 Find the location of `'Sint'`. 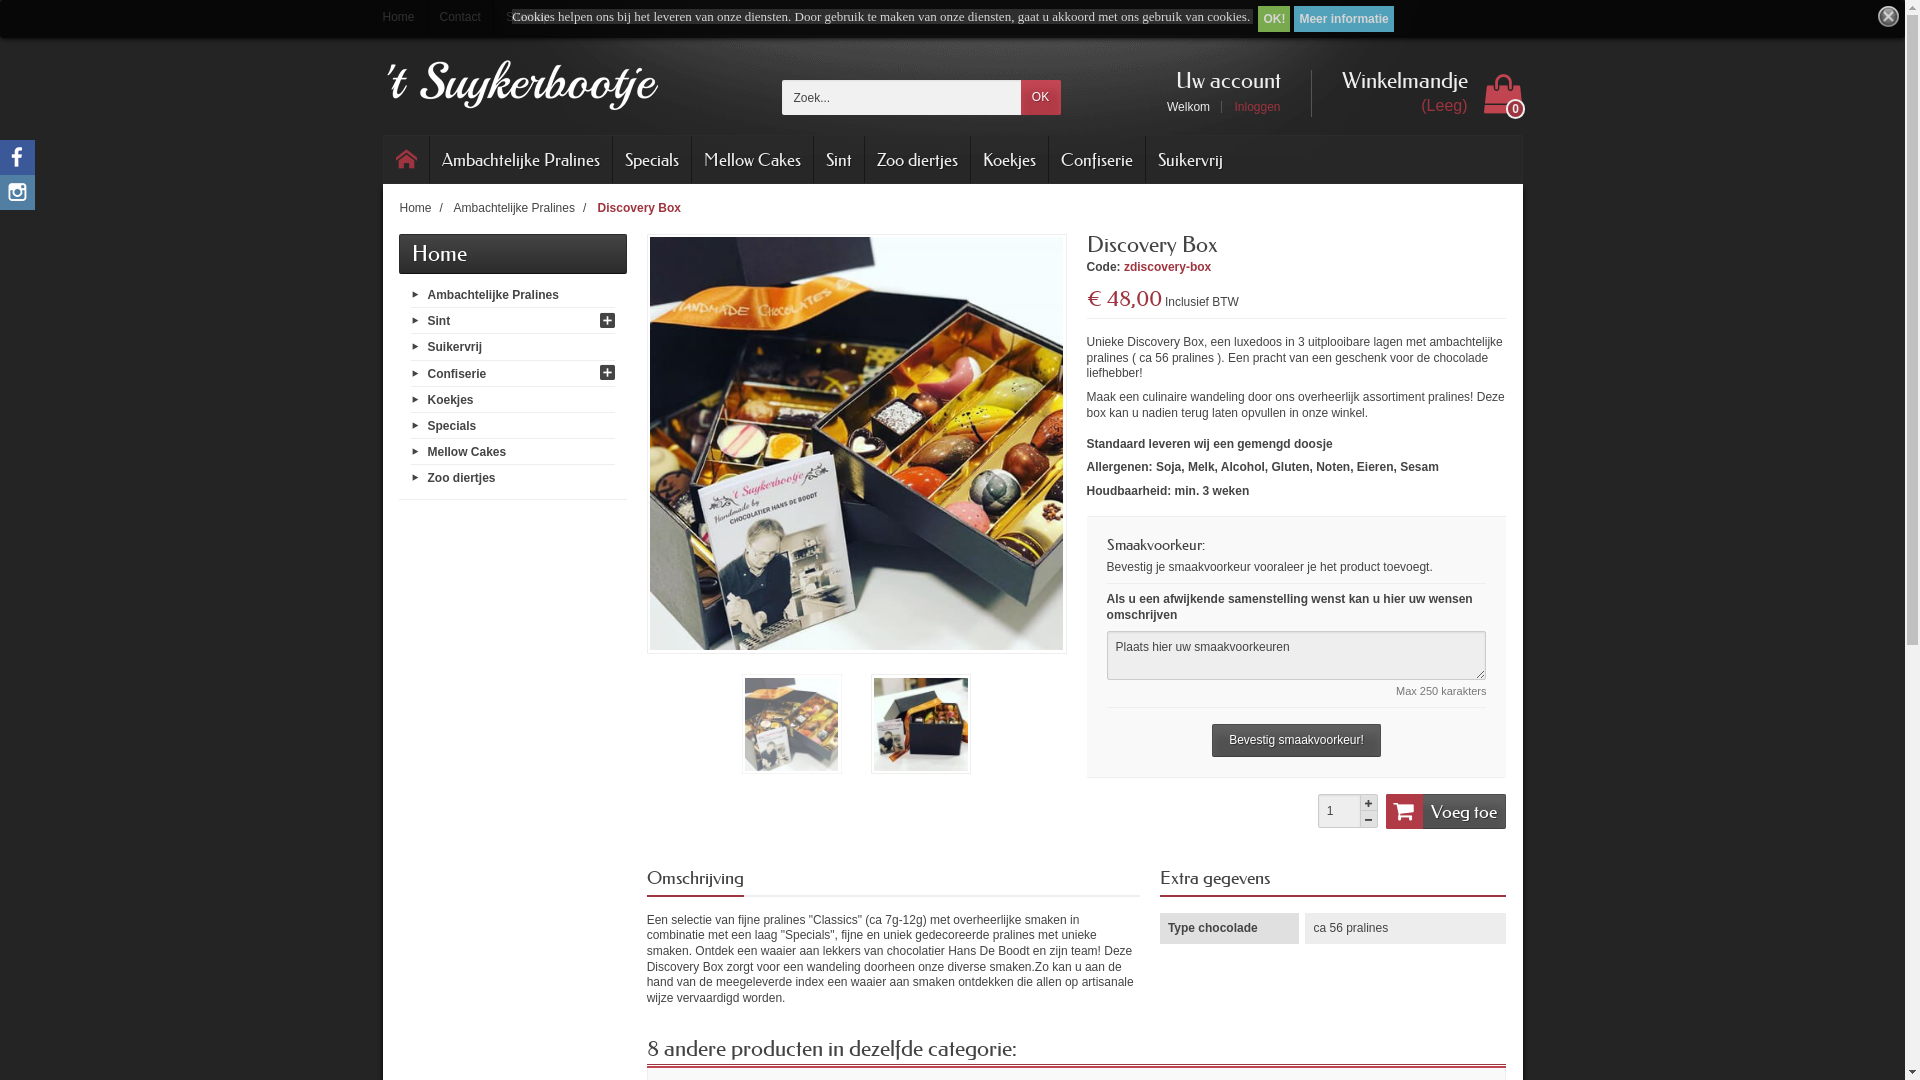

'Sint' is located at coordinates (438, 319).